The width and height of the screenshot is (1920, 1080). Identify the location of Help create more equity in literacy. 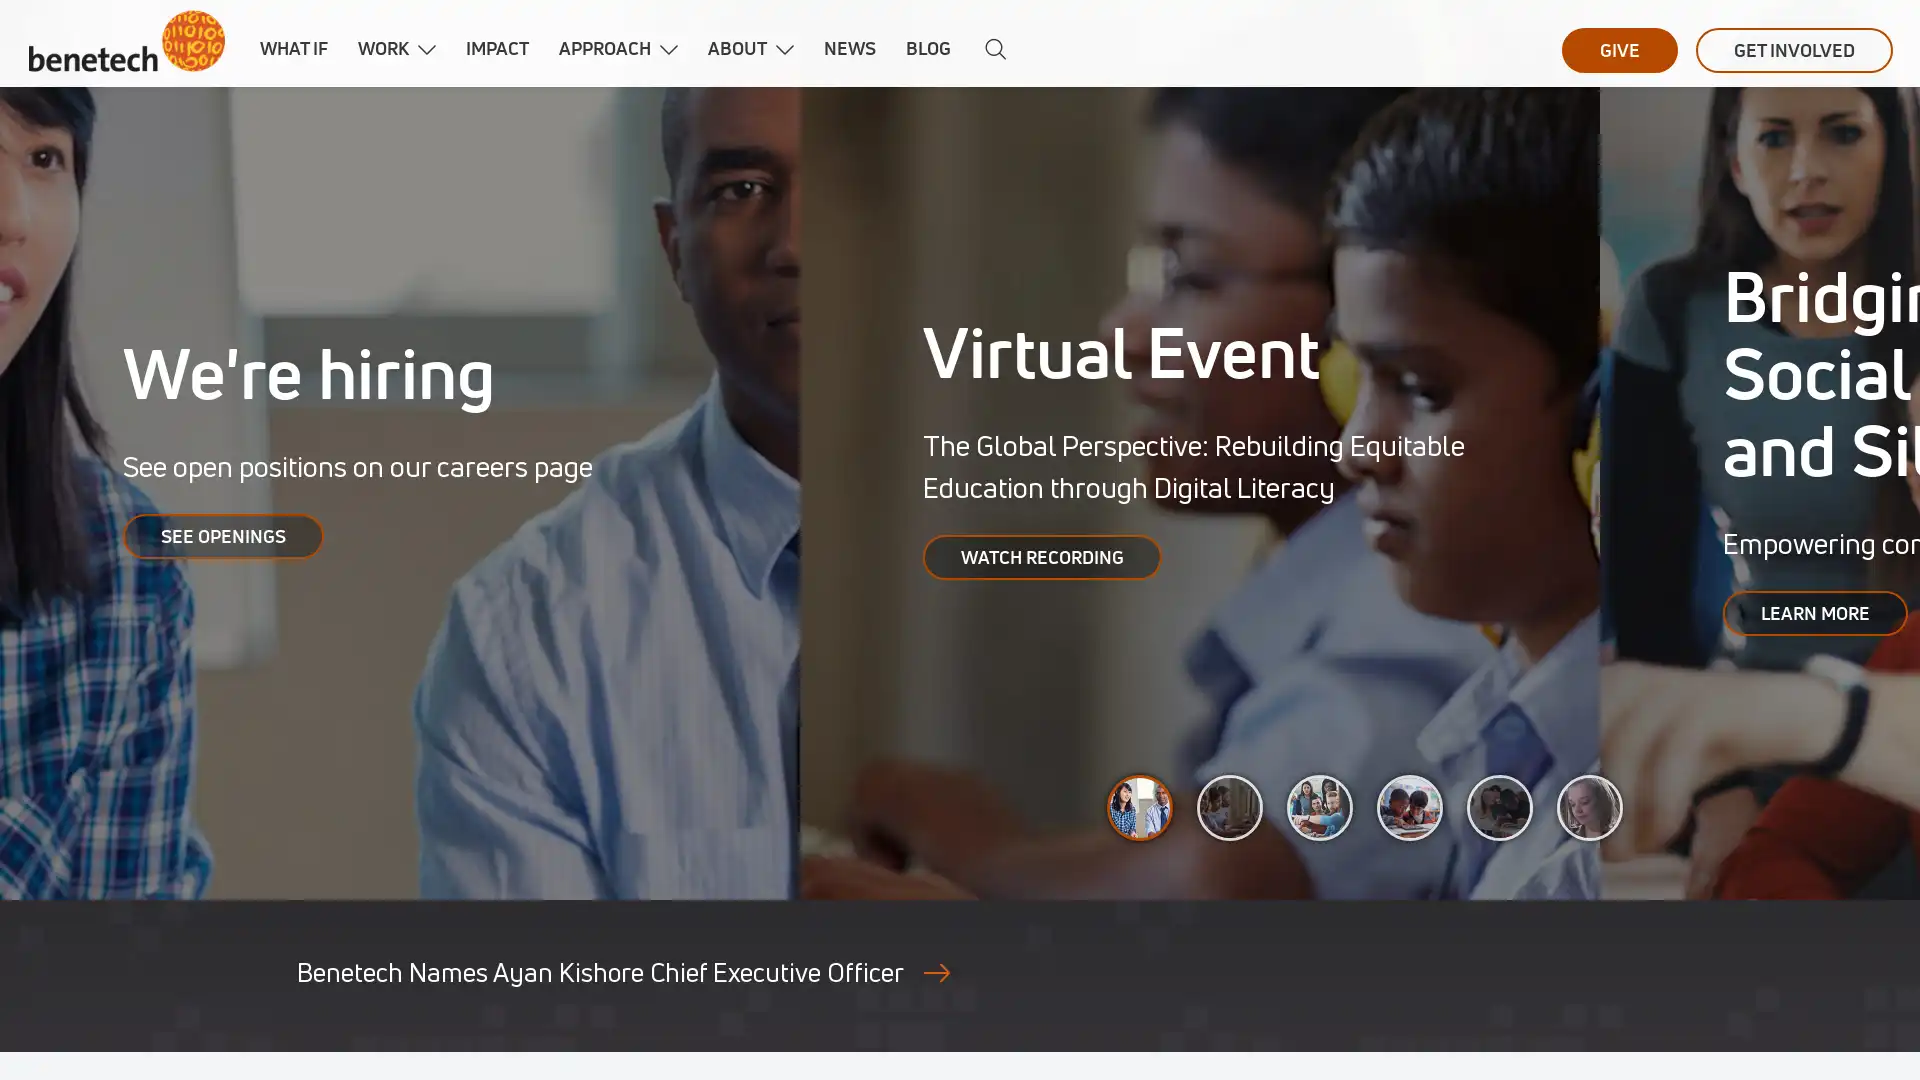
(1409, 806).